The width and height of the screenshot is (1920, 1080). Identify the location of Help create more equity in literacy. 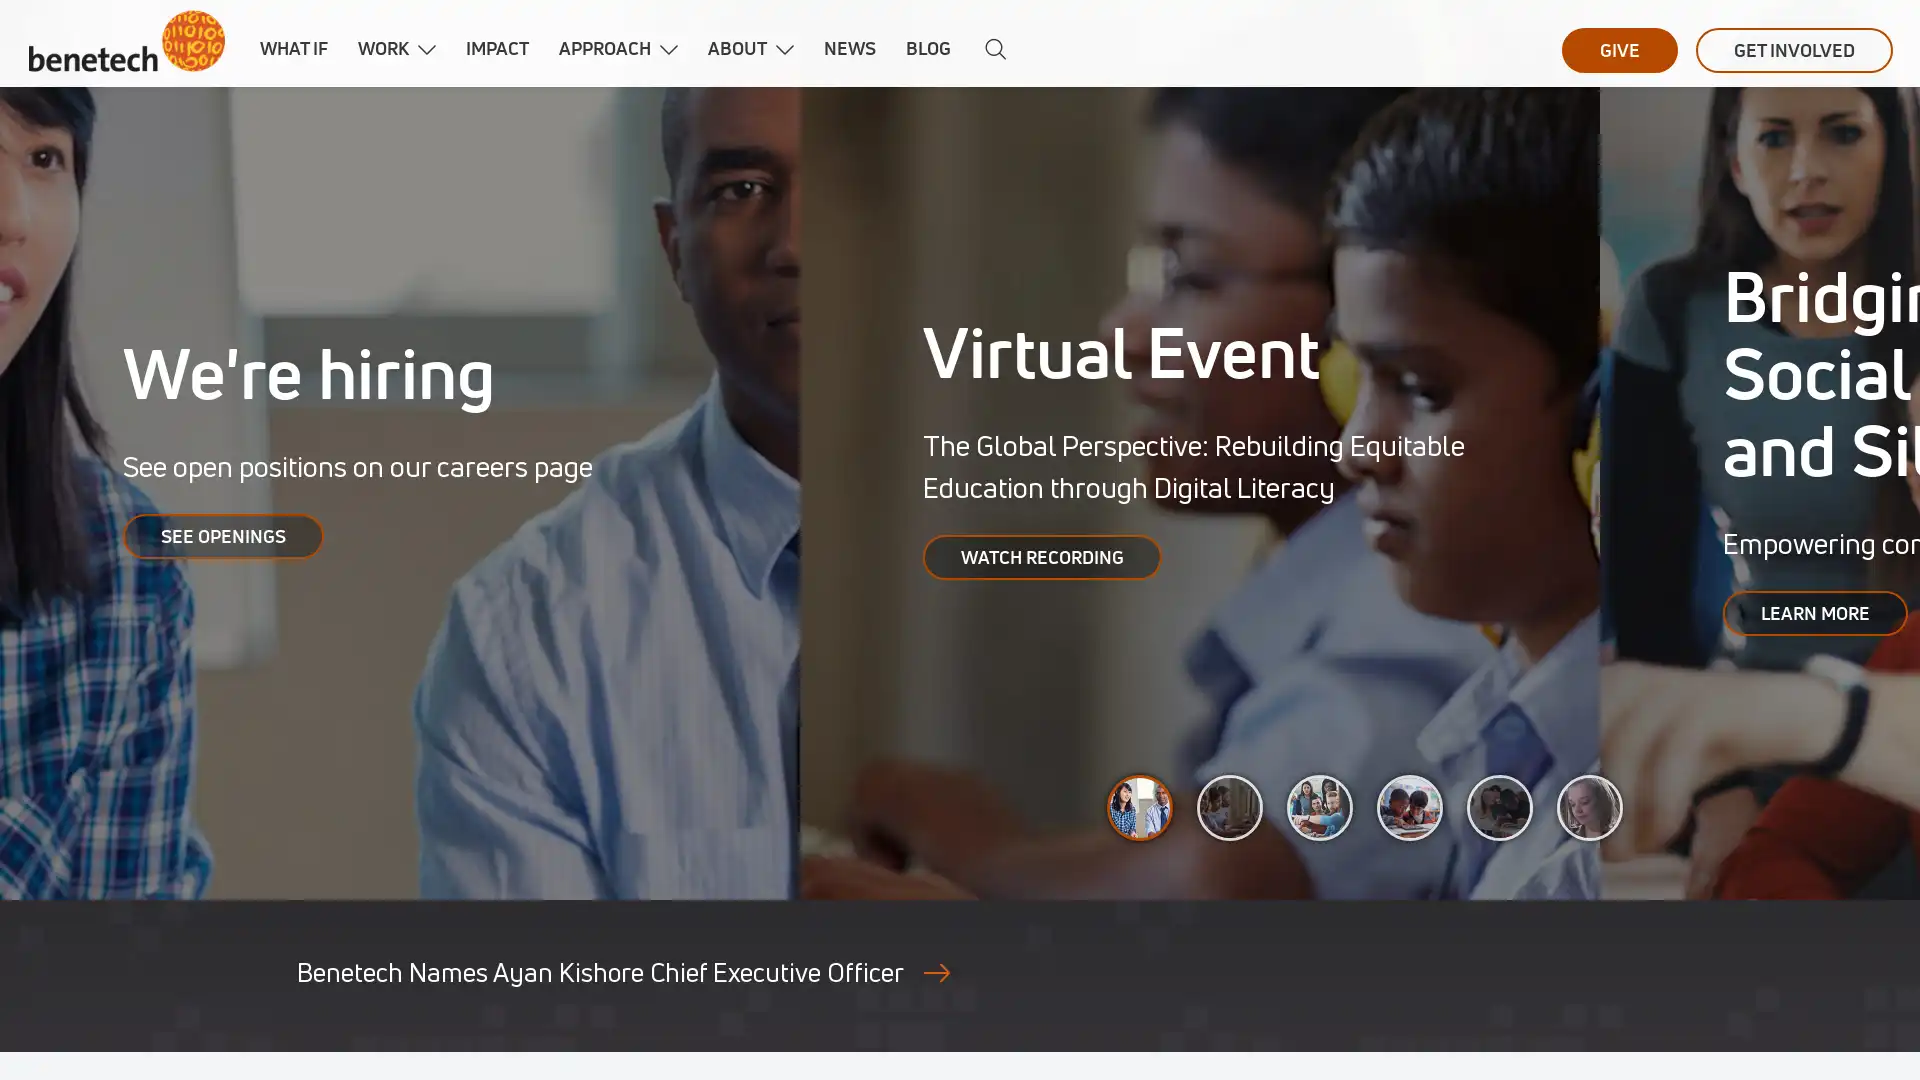
(1409, 806).